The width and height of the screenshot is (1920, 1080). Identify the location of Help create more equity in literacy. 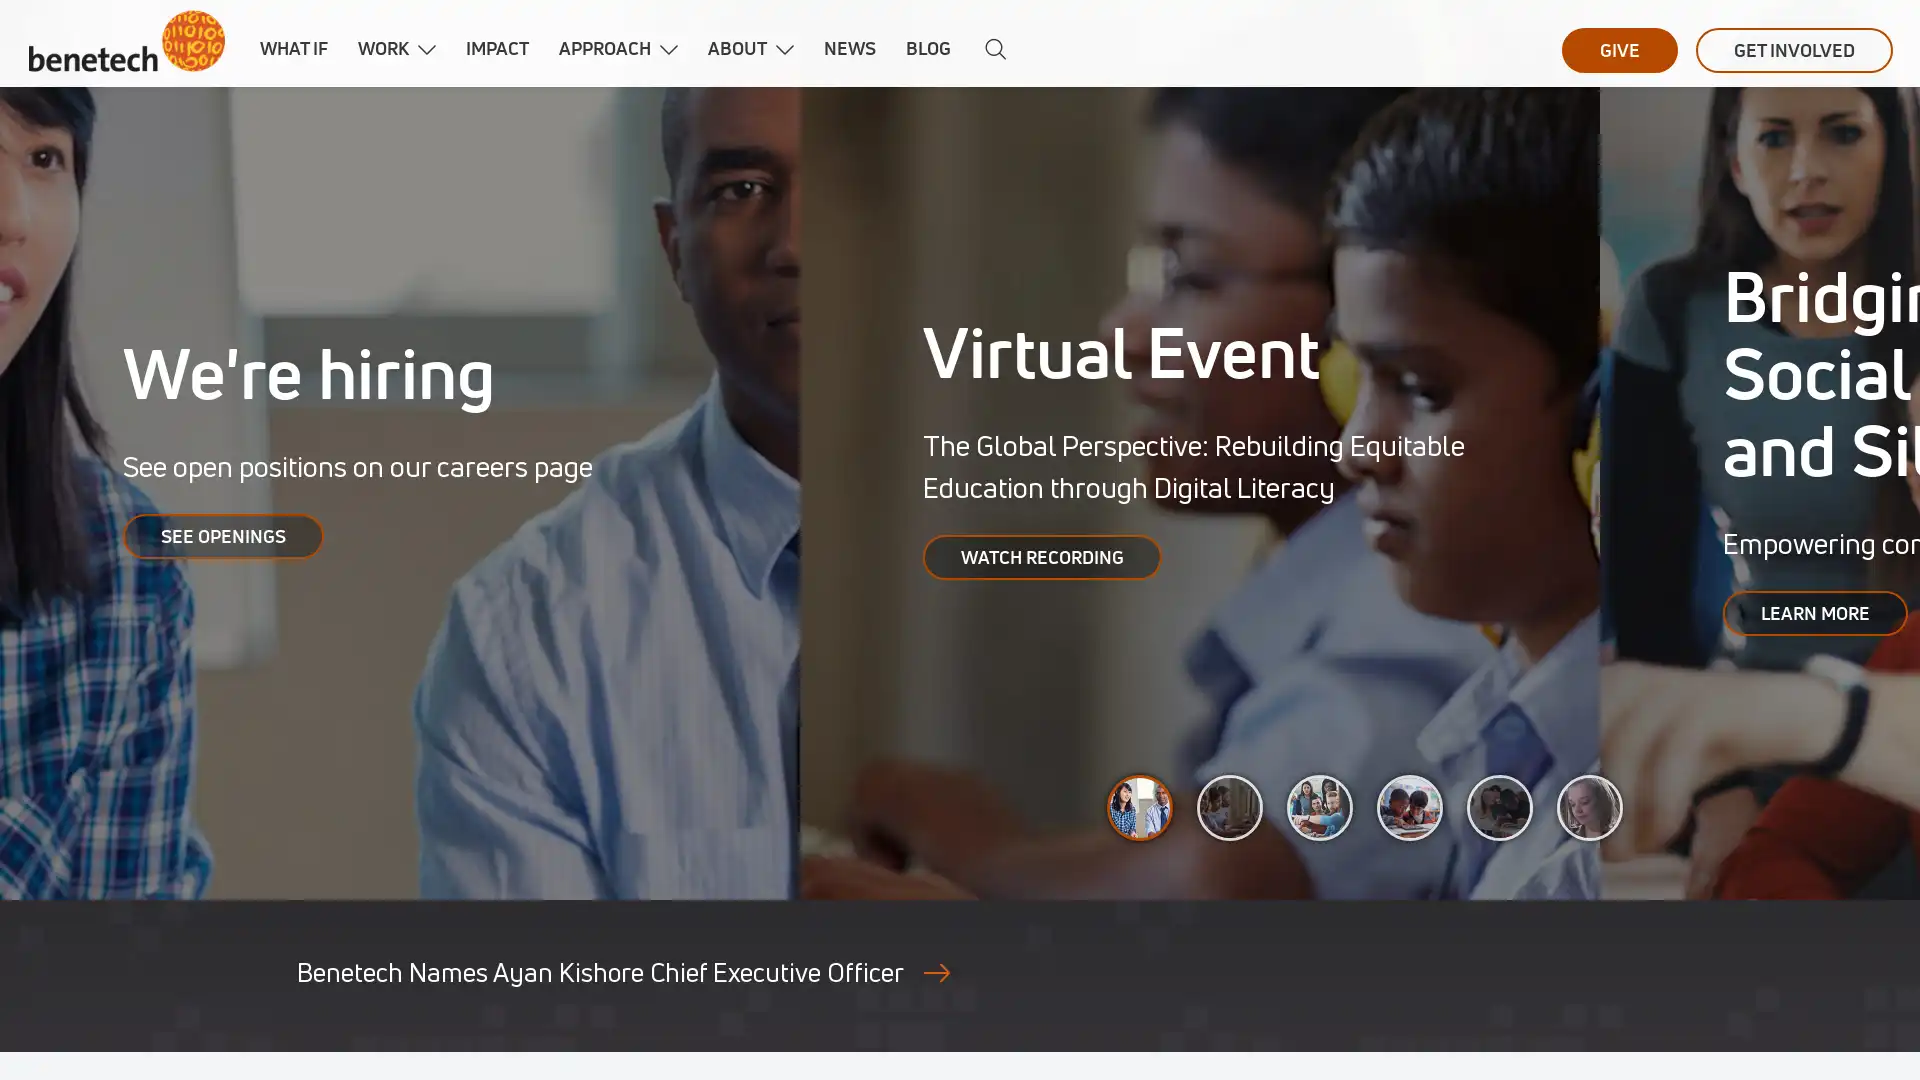
(1409, 806).